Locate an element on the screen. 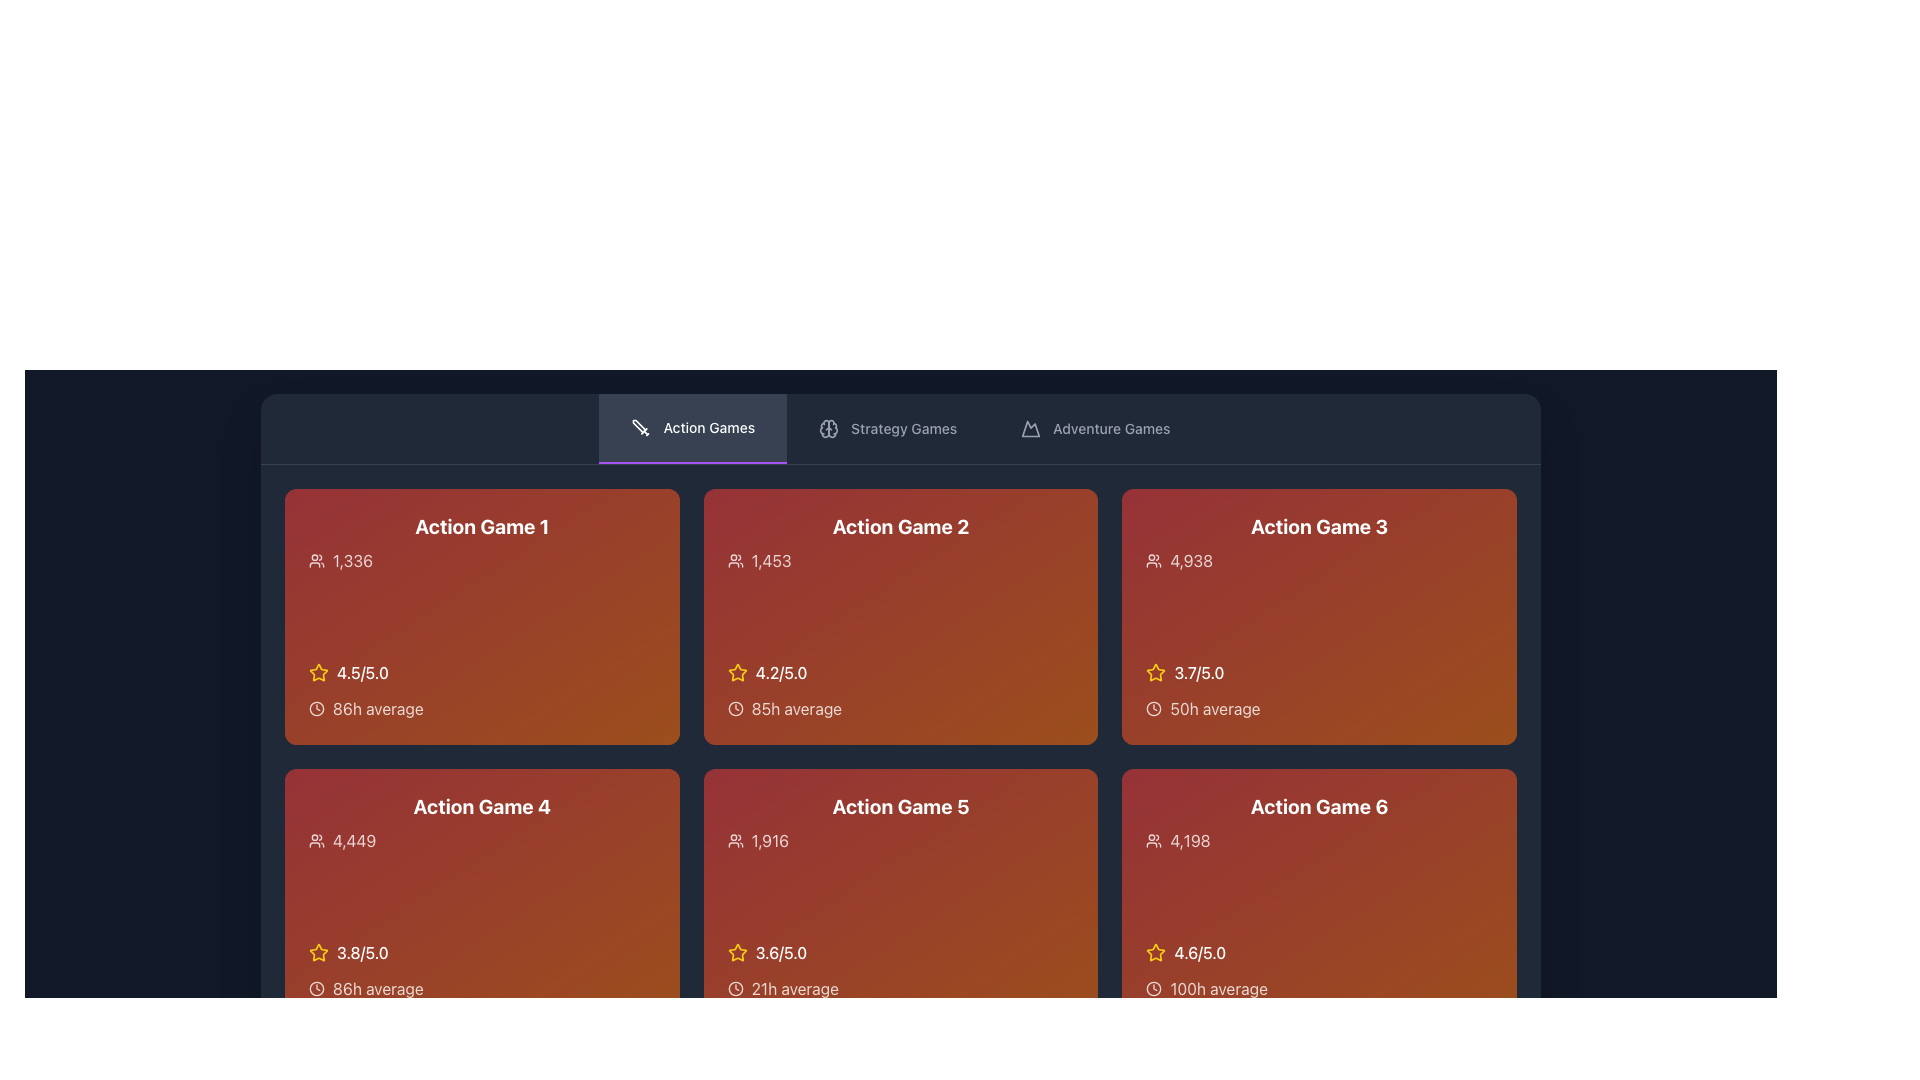  the 'Action Games' tab, which features a sword icon and is styled with a dark background and white text is located at coordinates (693, 427).